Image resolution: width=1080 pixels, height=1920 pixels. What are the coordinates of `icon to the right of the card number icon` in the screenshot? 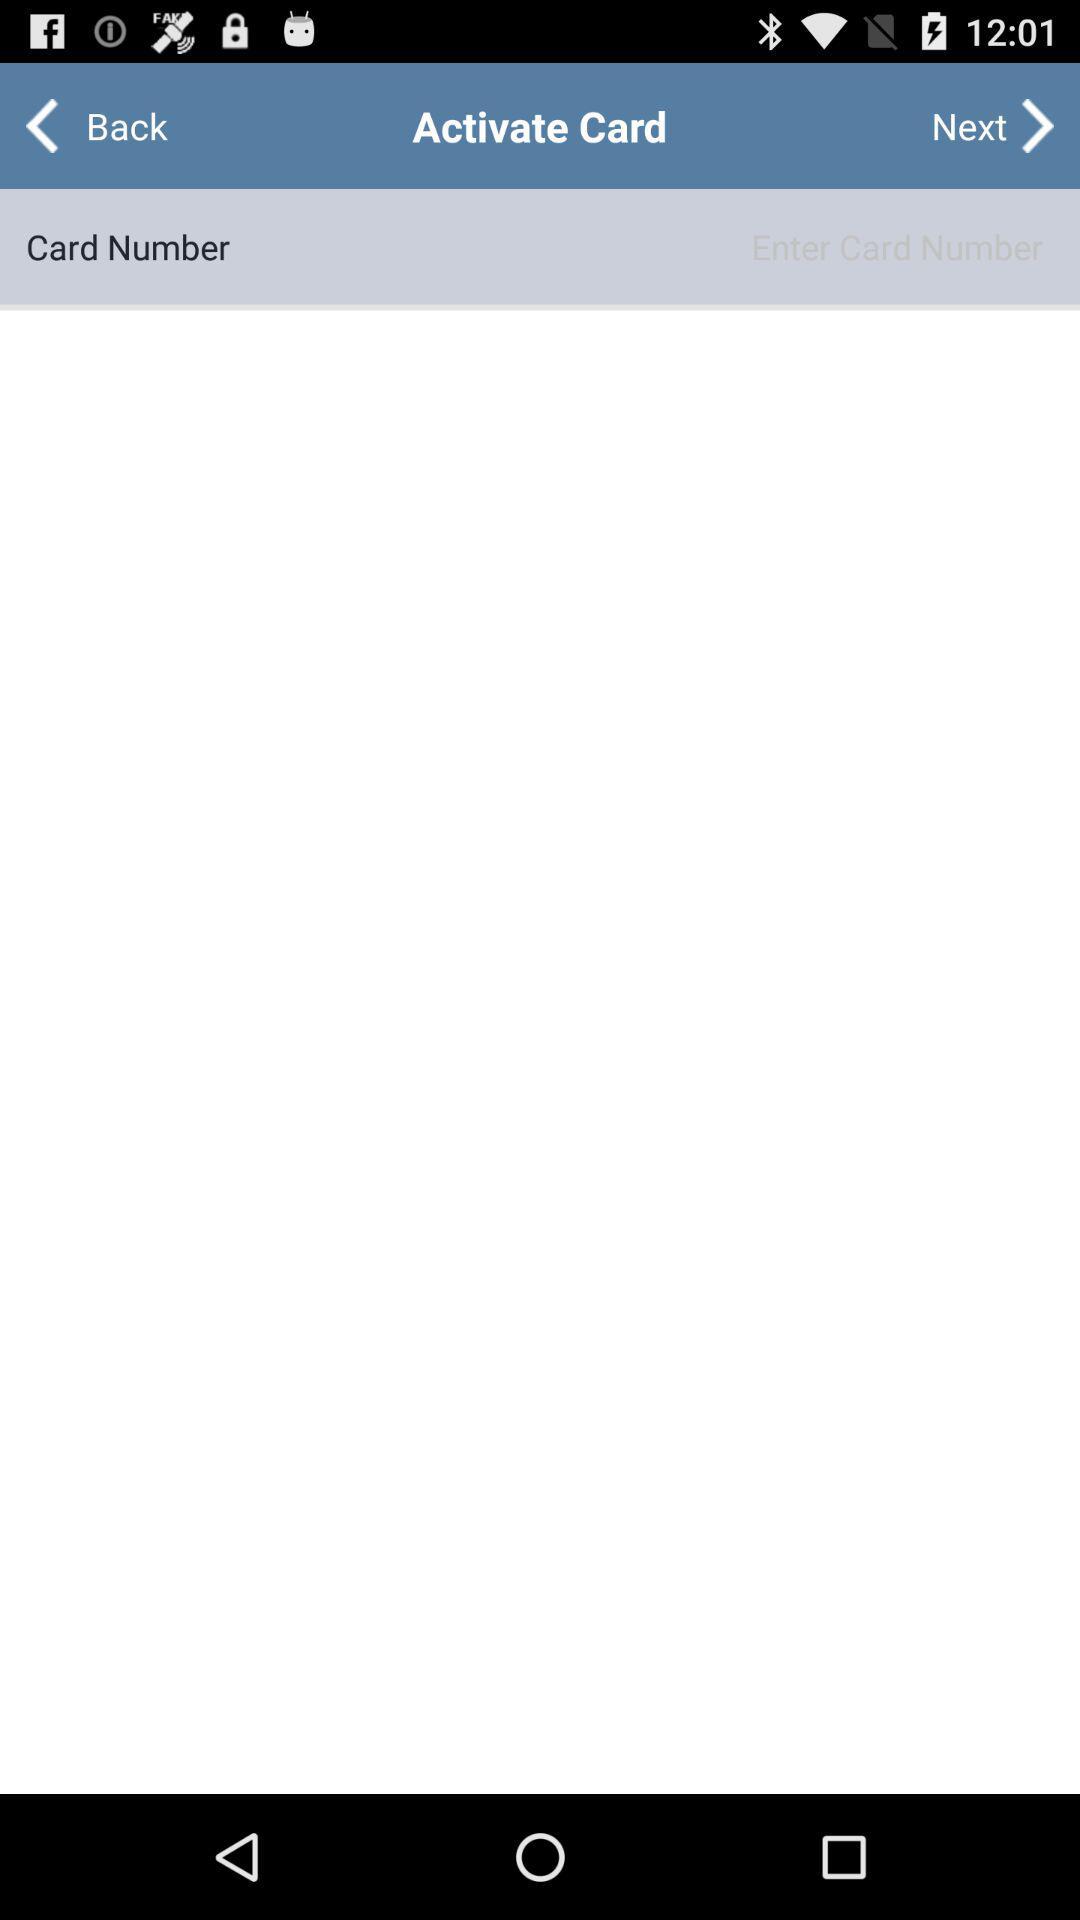 It's located at (641, 245).